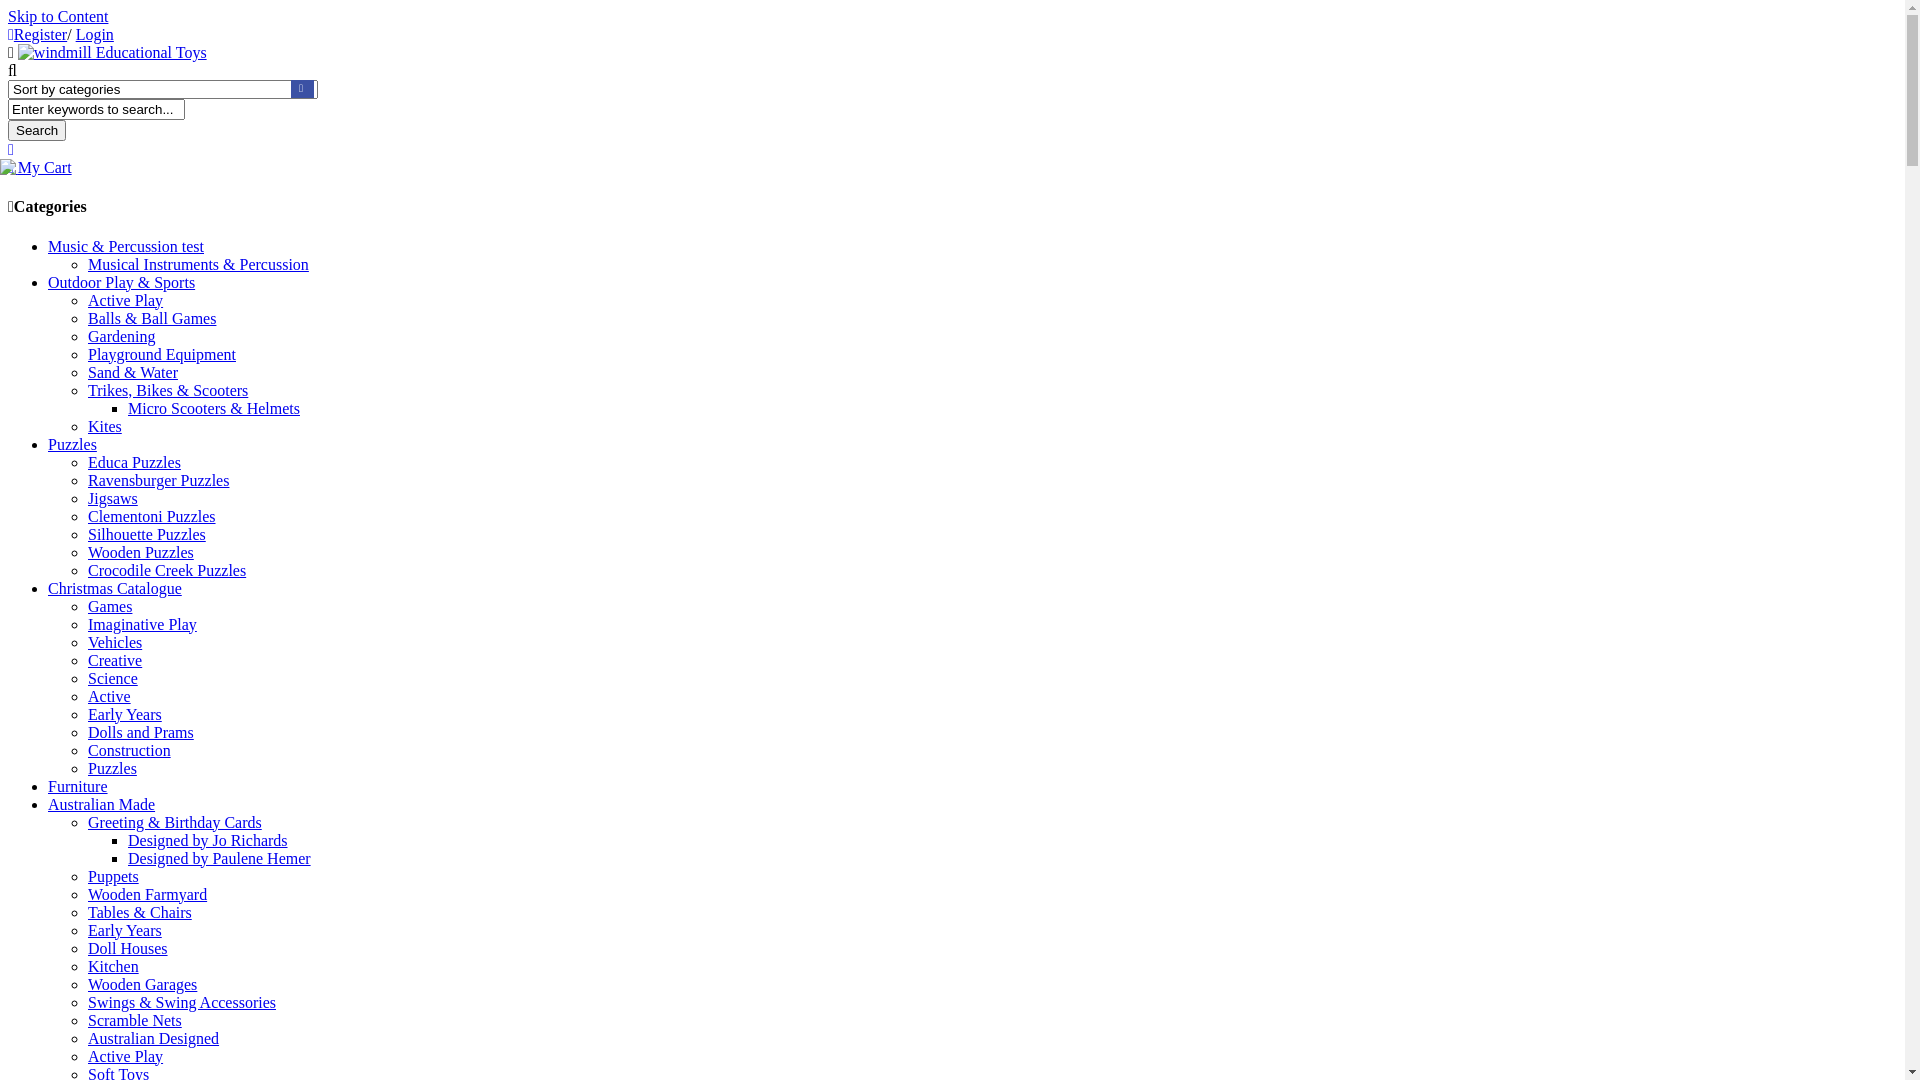 The height and width of the screenshot is (1080, 1920). I want to click on 'Musical Instruments & Percussion', so click(86, 263).